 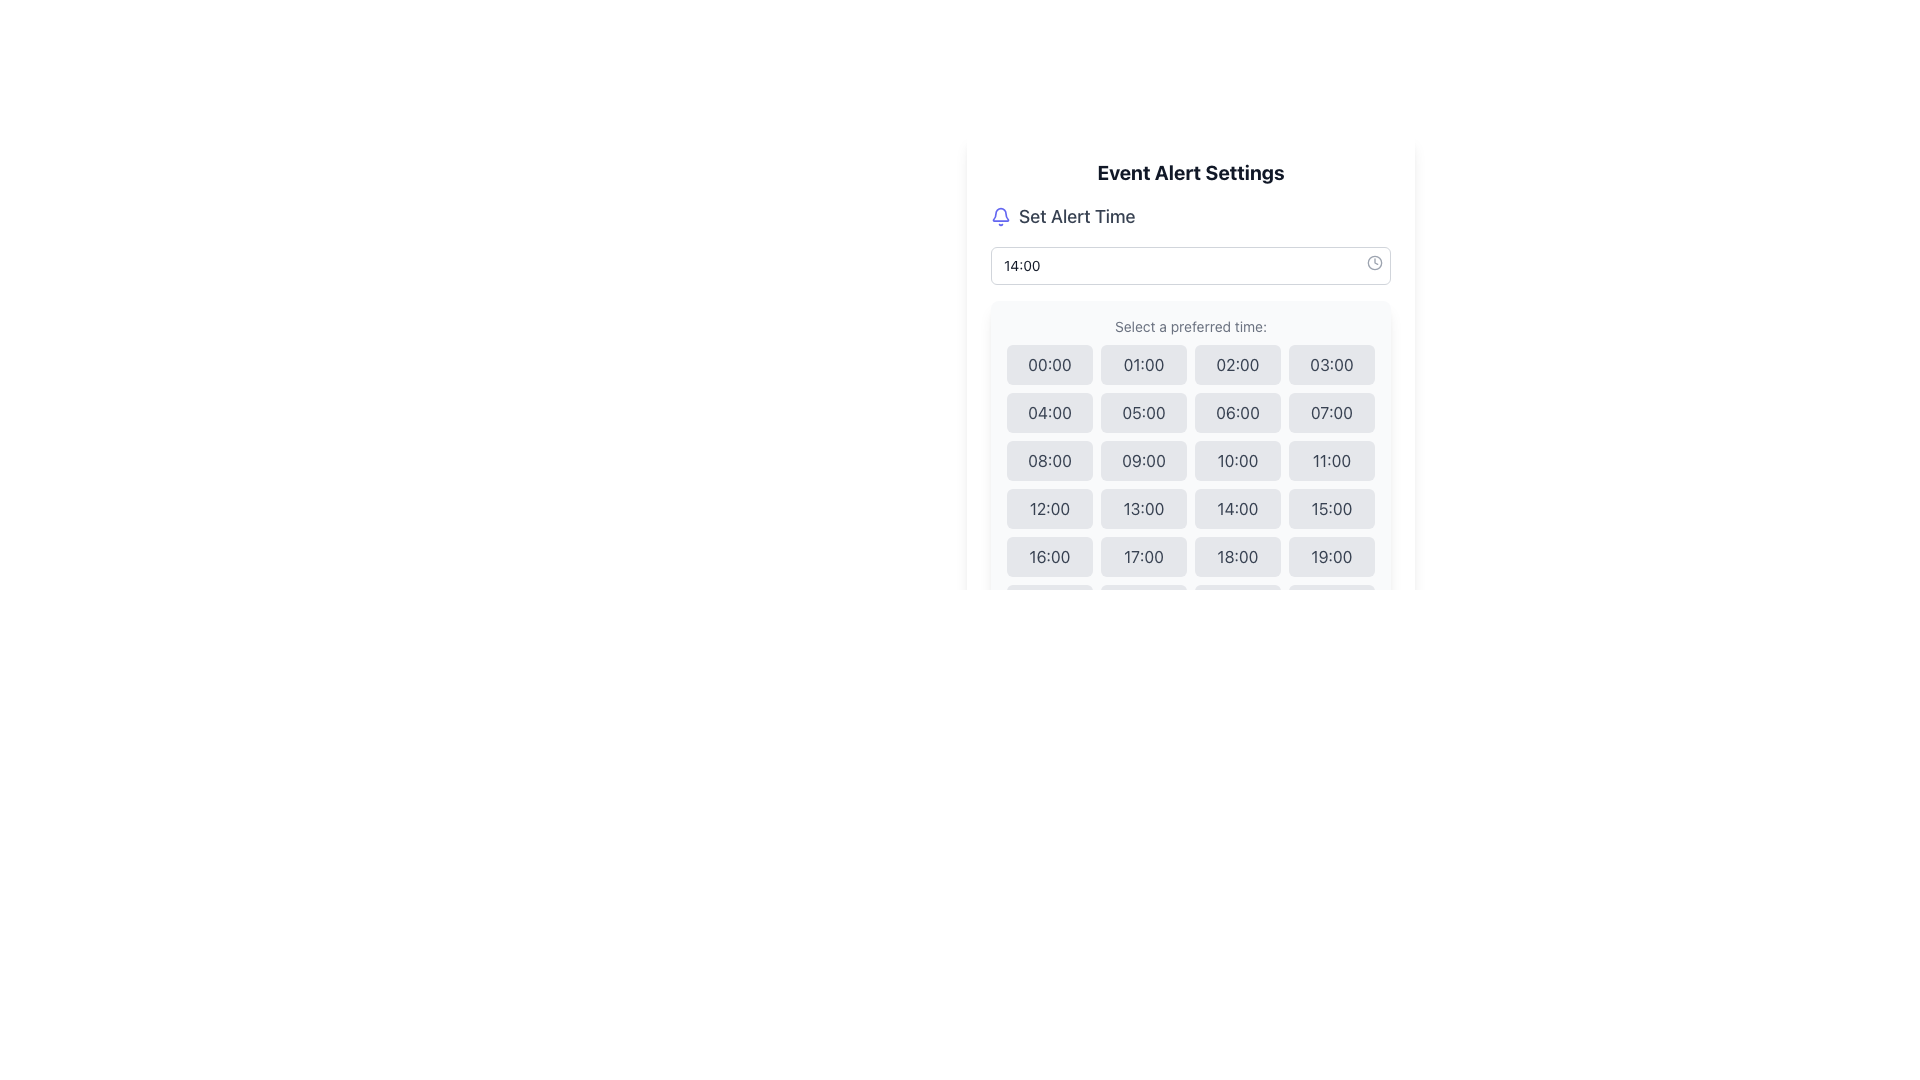 What do you see at coordinates (1331, 556) in the screenshot?
I see `the button labeled '19:00', which is the fourth button in the bottommost row of a time selection grid located below the heading 'Select a preferred time:'` at bounding box center [1331, 556].